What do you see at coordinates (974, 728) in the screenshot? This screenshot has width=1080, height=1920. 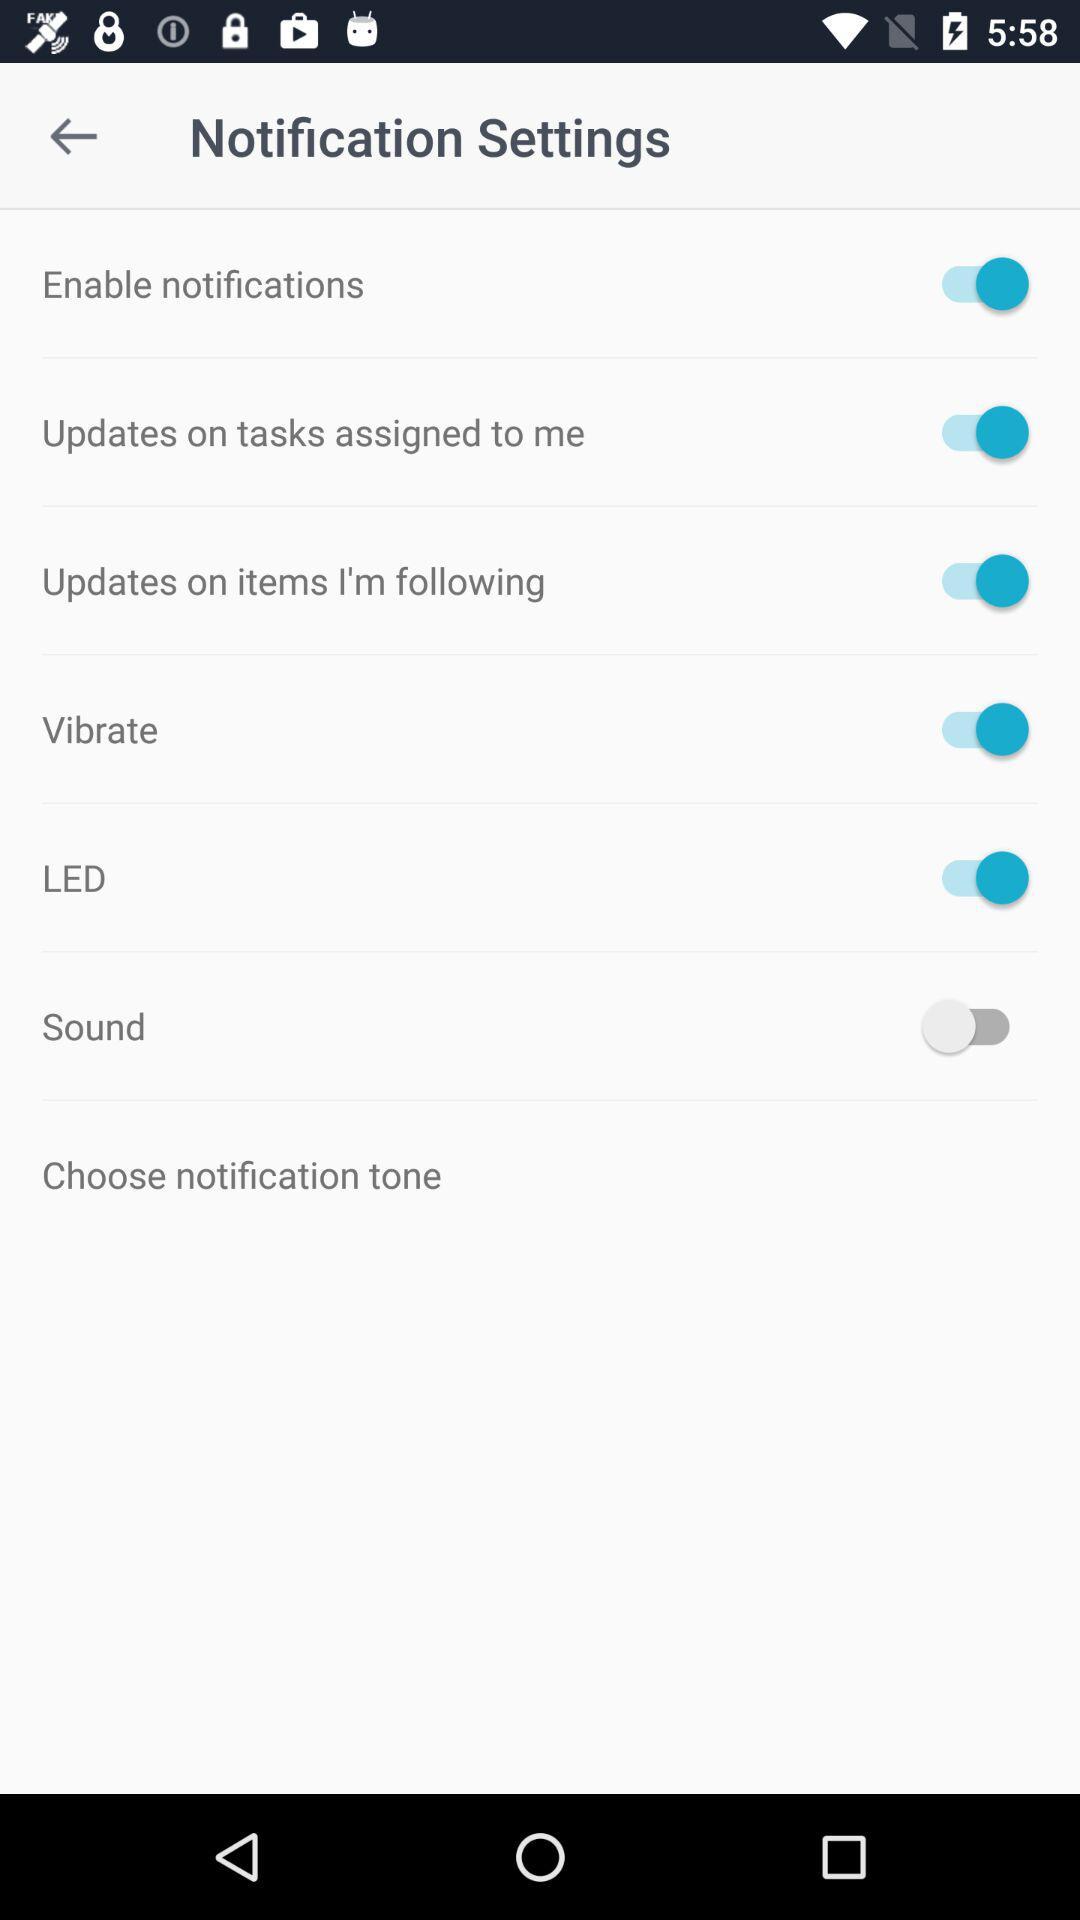 I see `item to the right of the vibrate item` at bounding box center [974, 728].